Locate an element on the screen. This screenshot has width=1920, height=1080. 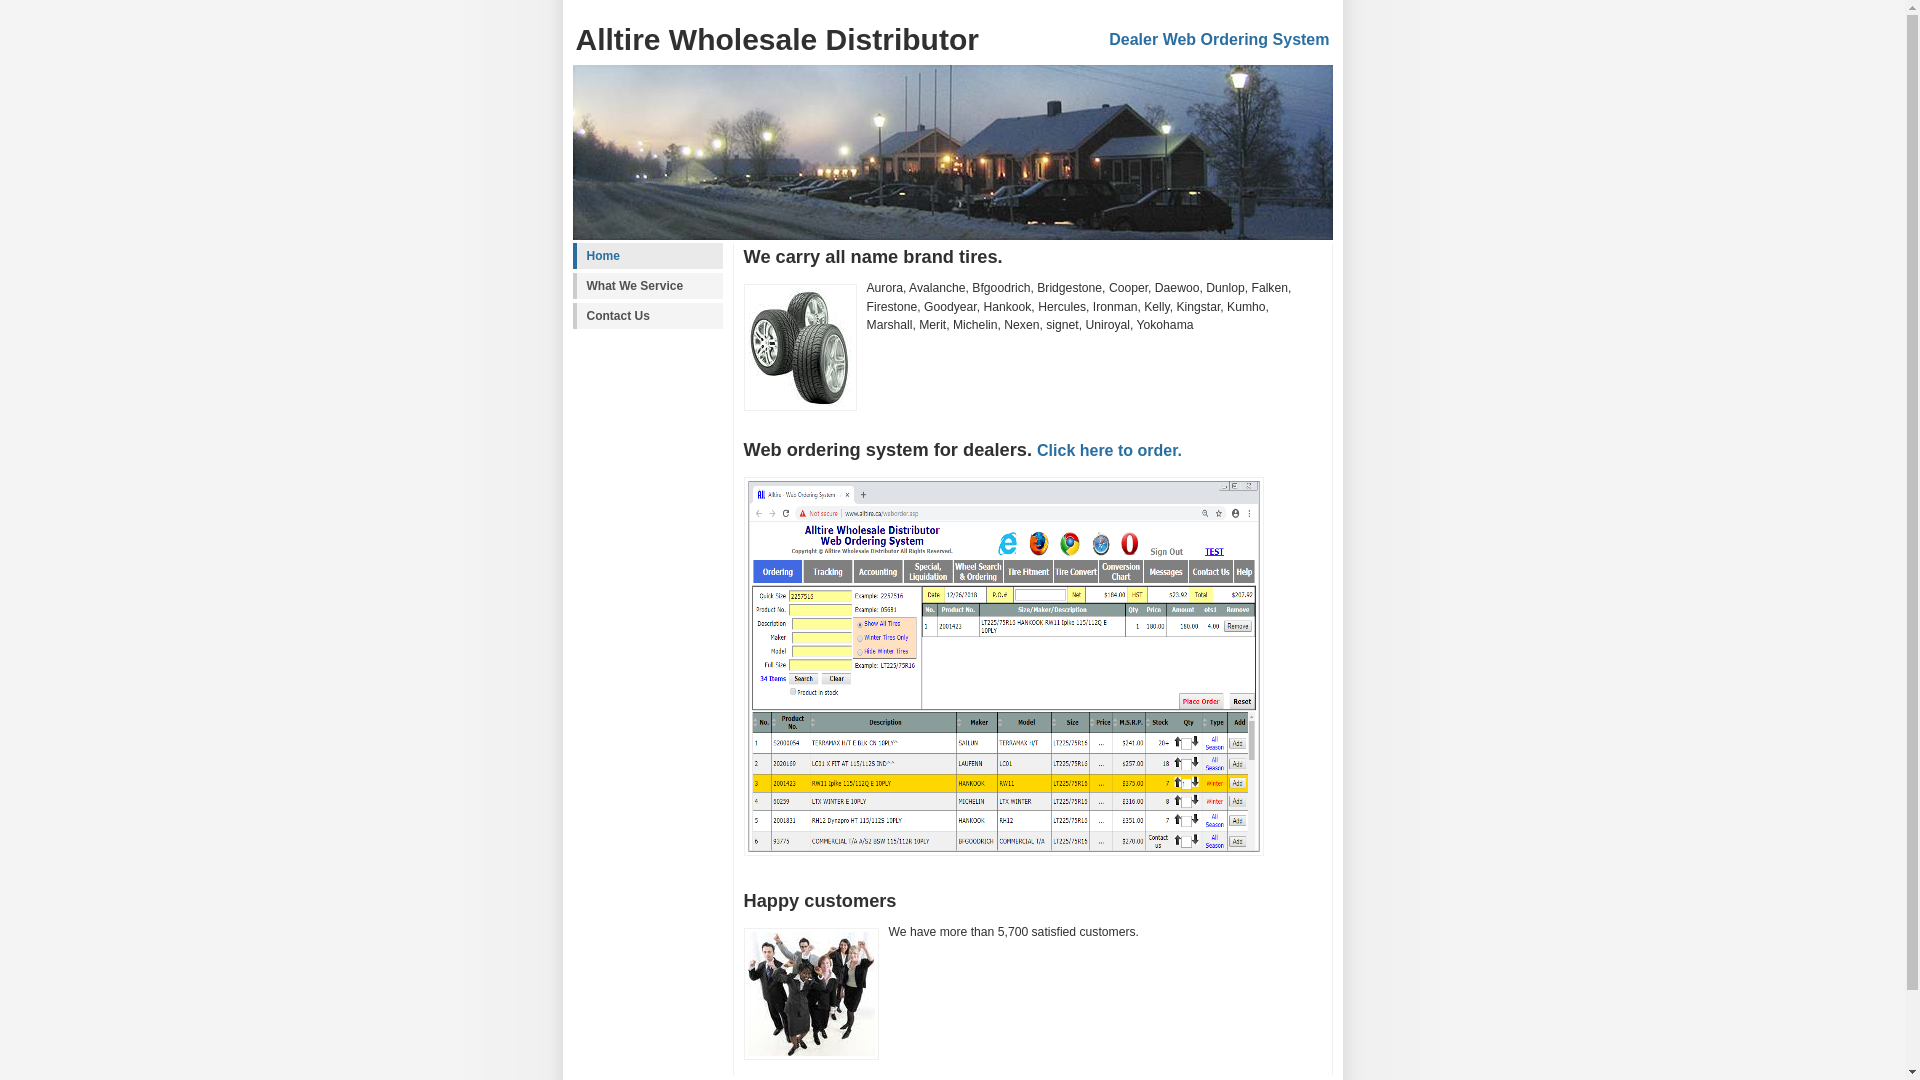
'Home' is located at coordinates (647, 254).